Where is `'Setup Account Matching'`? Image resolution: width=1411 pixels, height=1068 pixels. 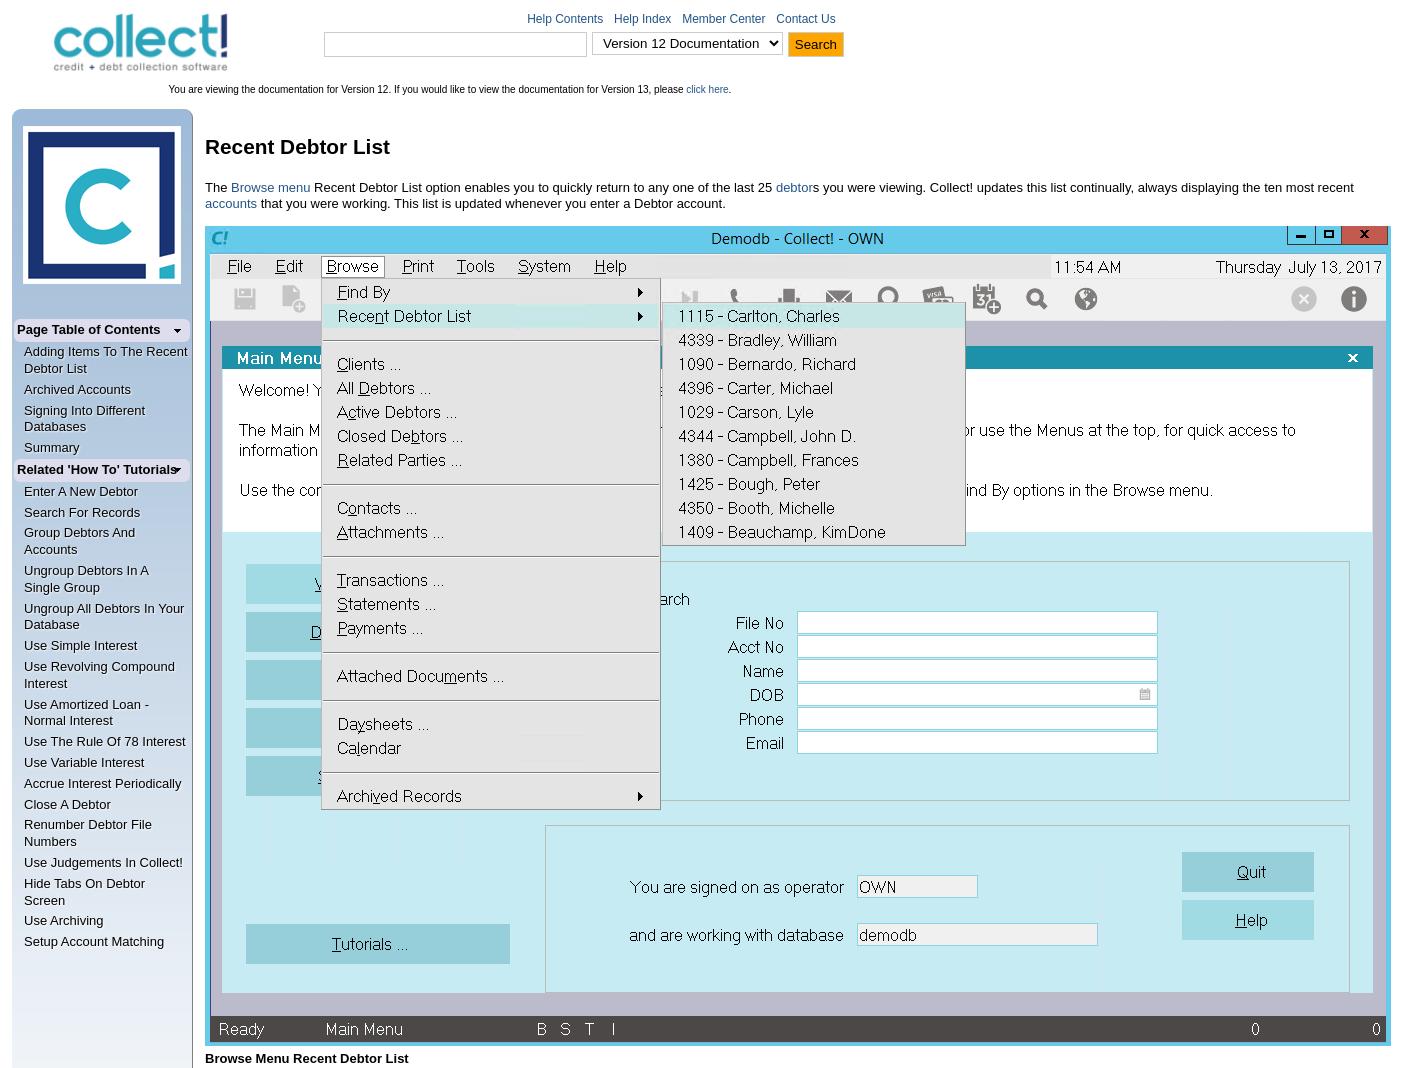 'Setup Account Matching' is located at coordinates (93, 941).